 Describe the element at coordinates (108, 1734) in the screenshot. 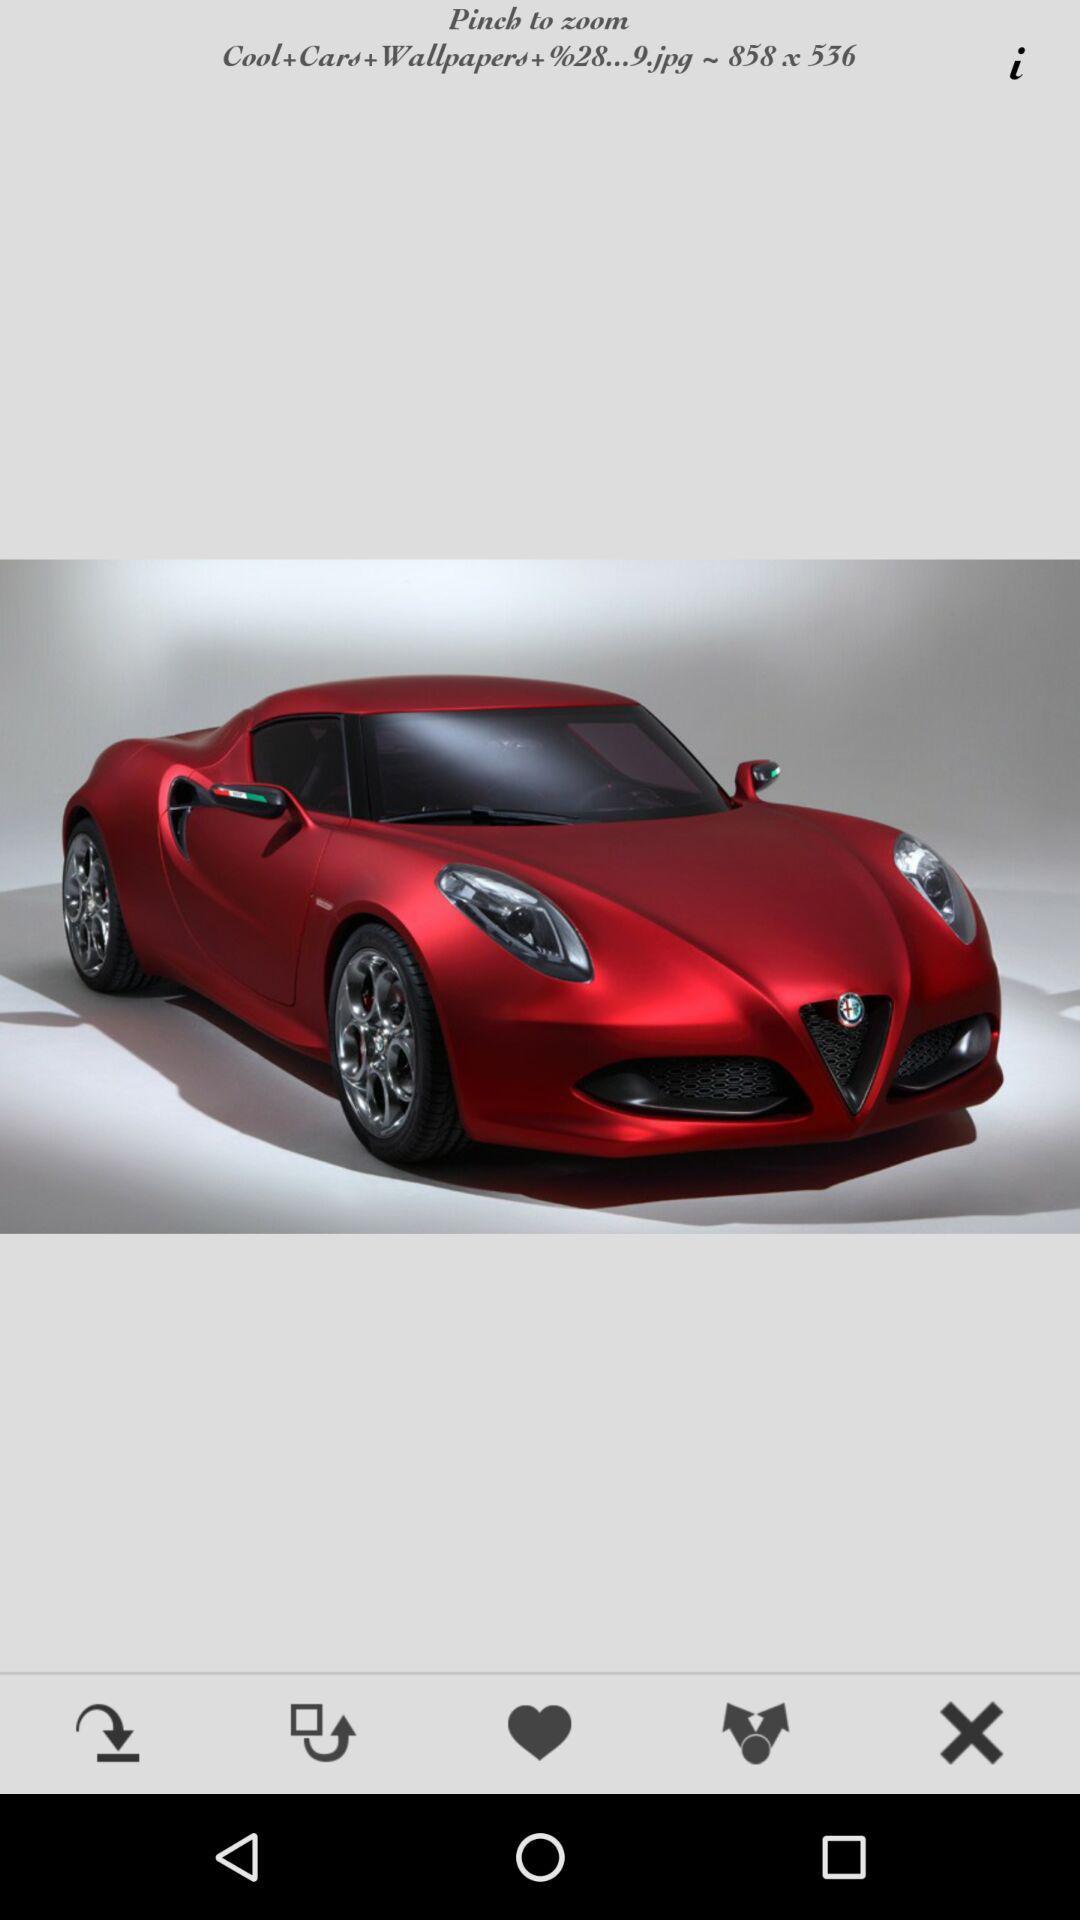

I see `download picture` at that location.